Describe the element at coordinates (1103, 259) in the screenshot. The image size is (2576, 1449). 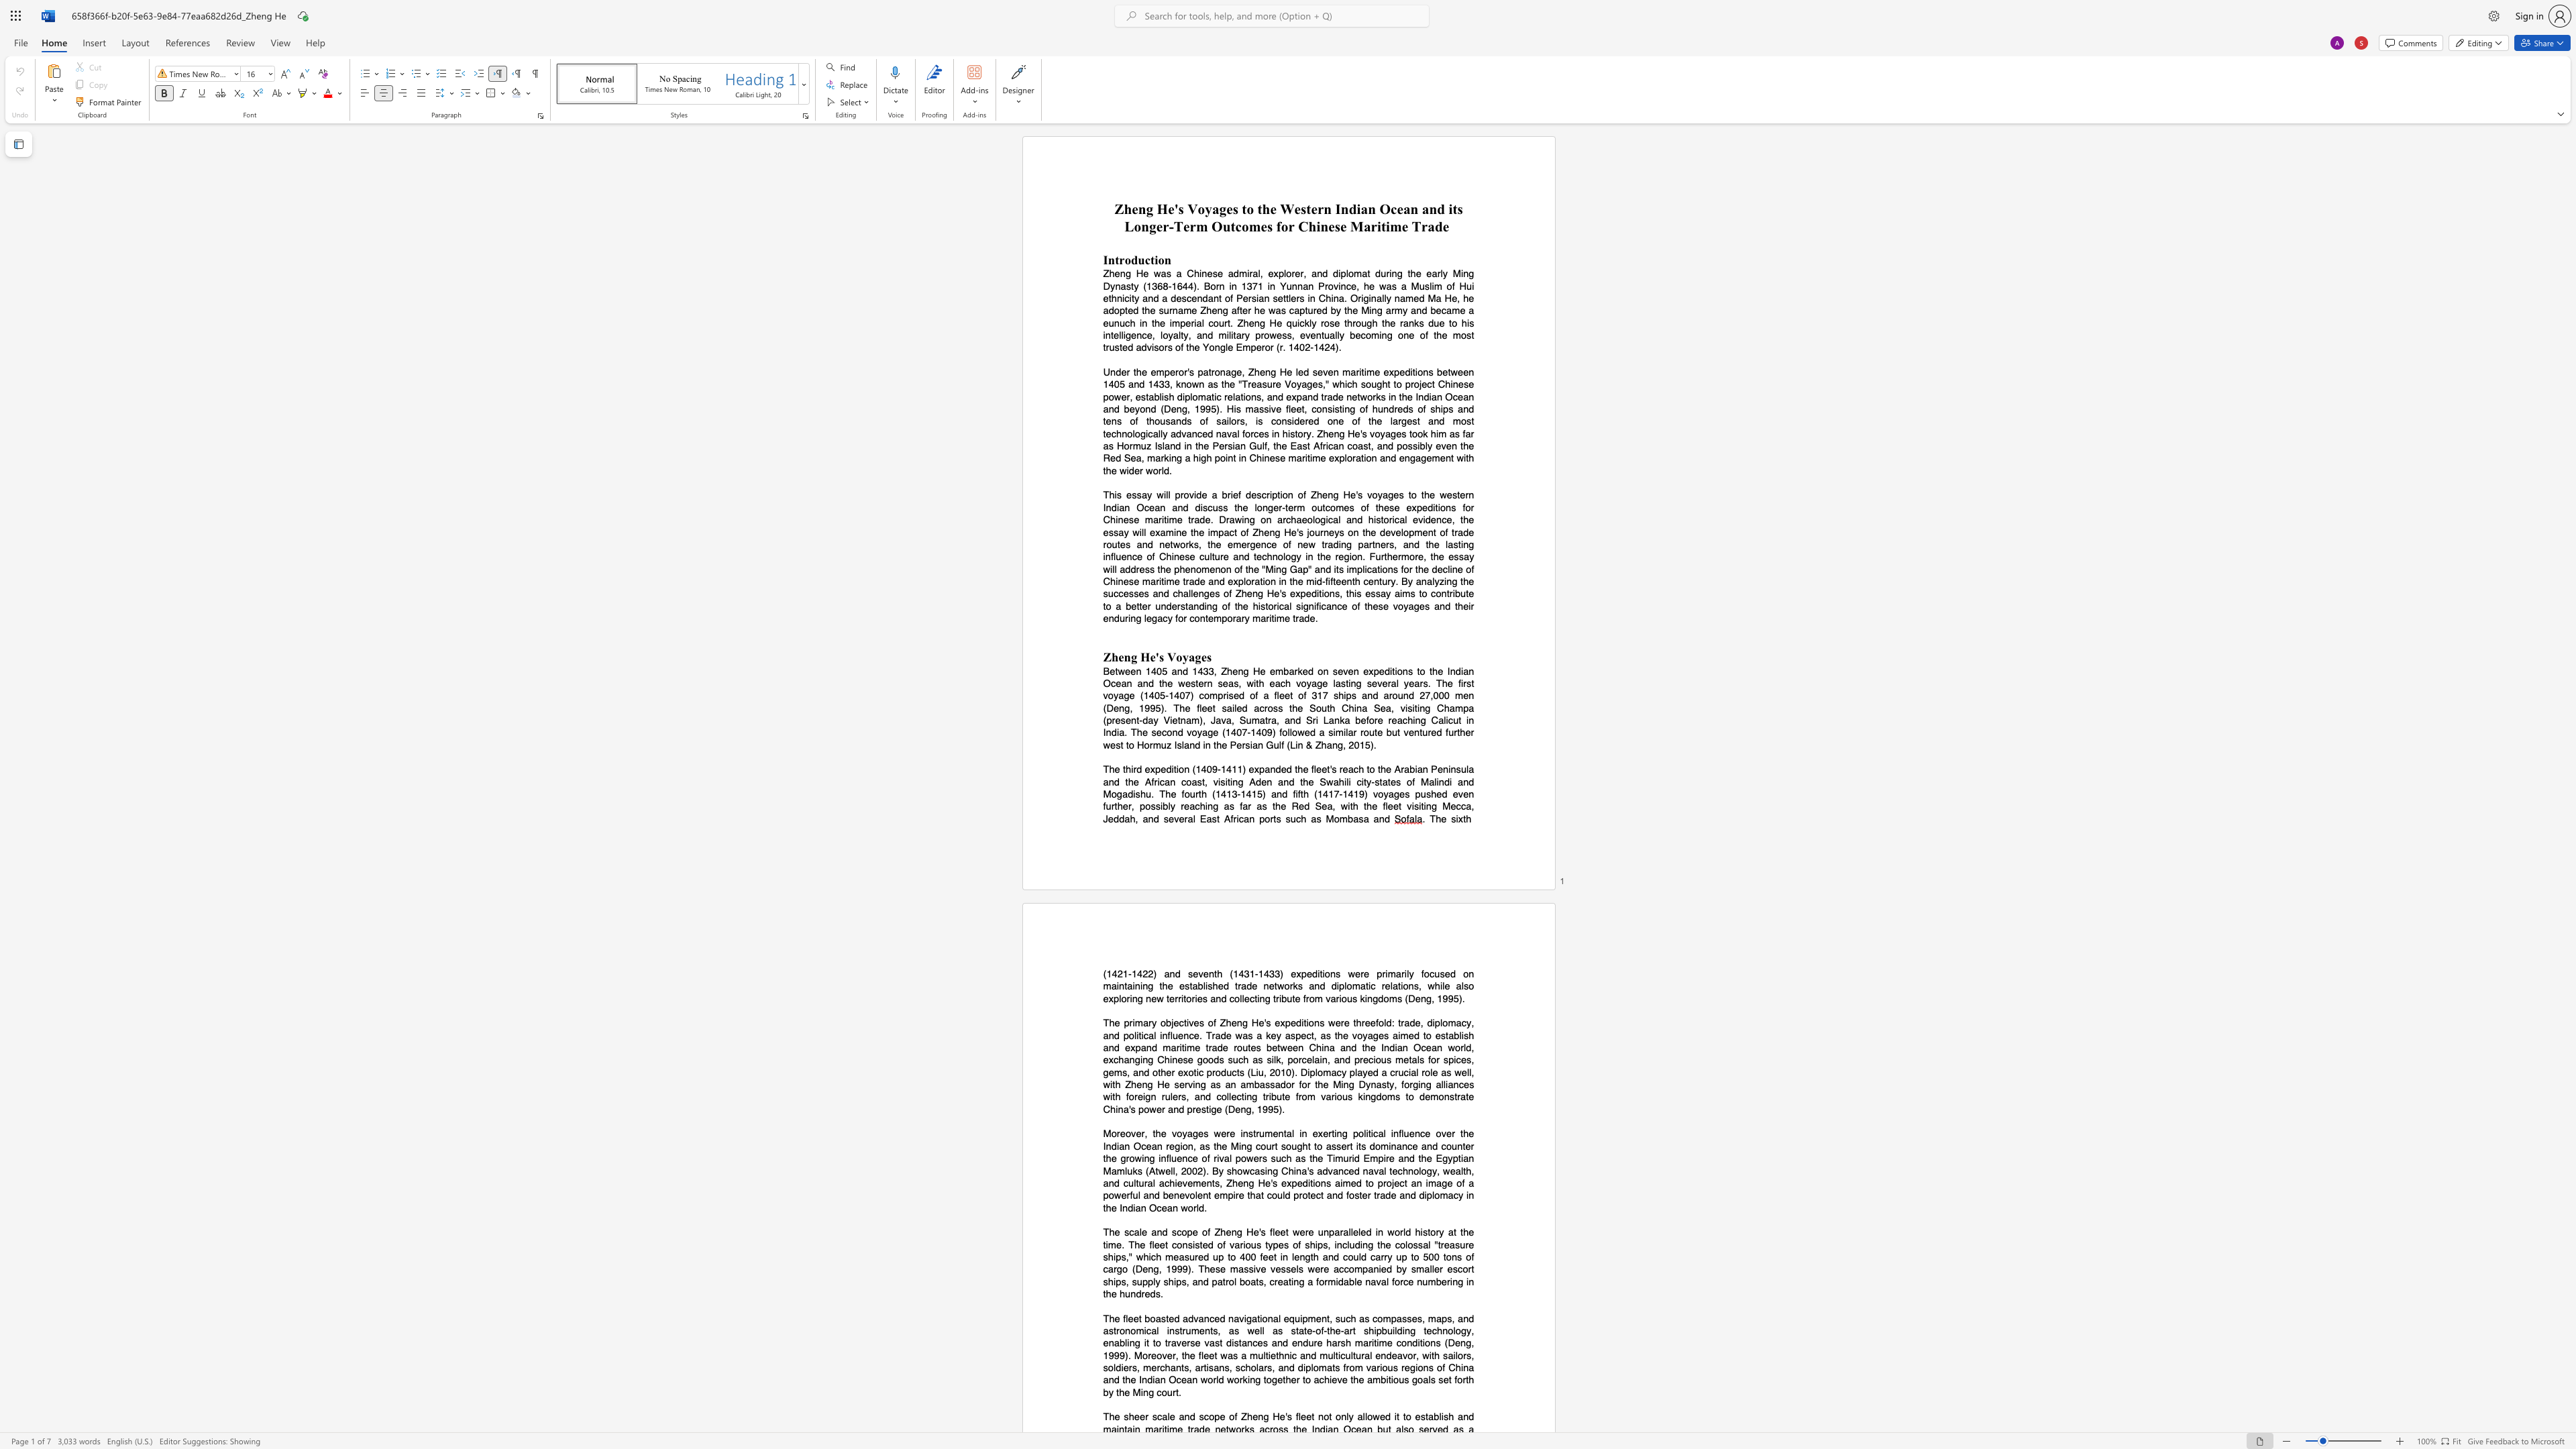
I see `the subset text "Introd" within the text "Introduction"` at that location.